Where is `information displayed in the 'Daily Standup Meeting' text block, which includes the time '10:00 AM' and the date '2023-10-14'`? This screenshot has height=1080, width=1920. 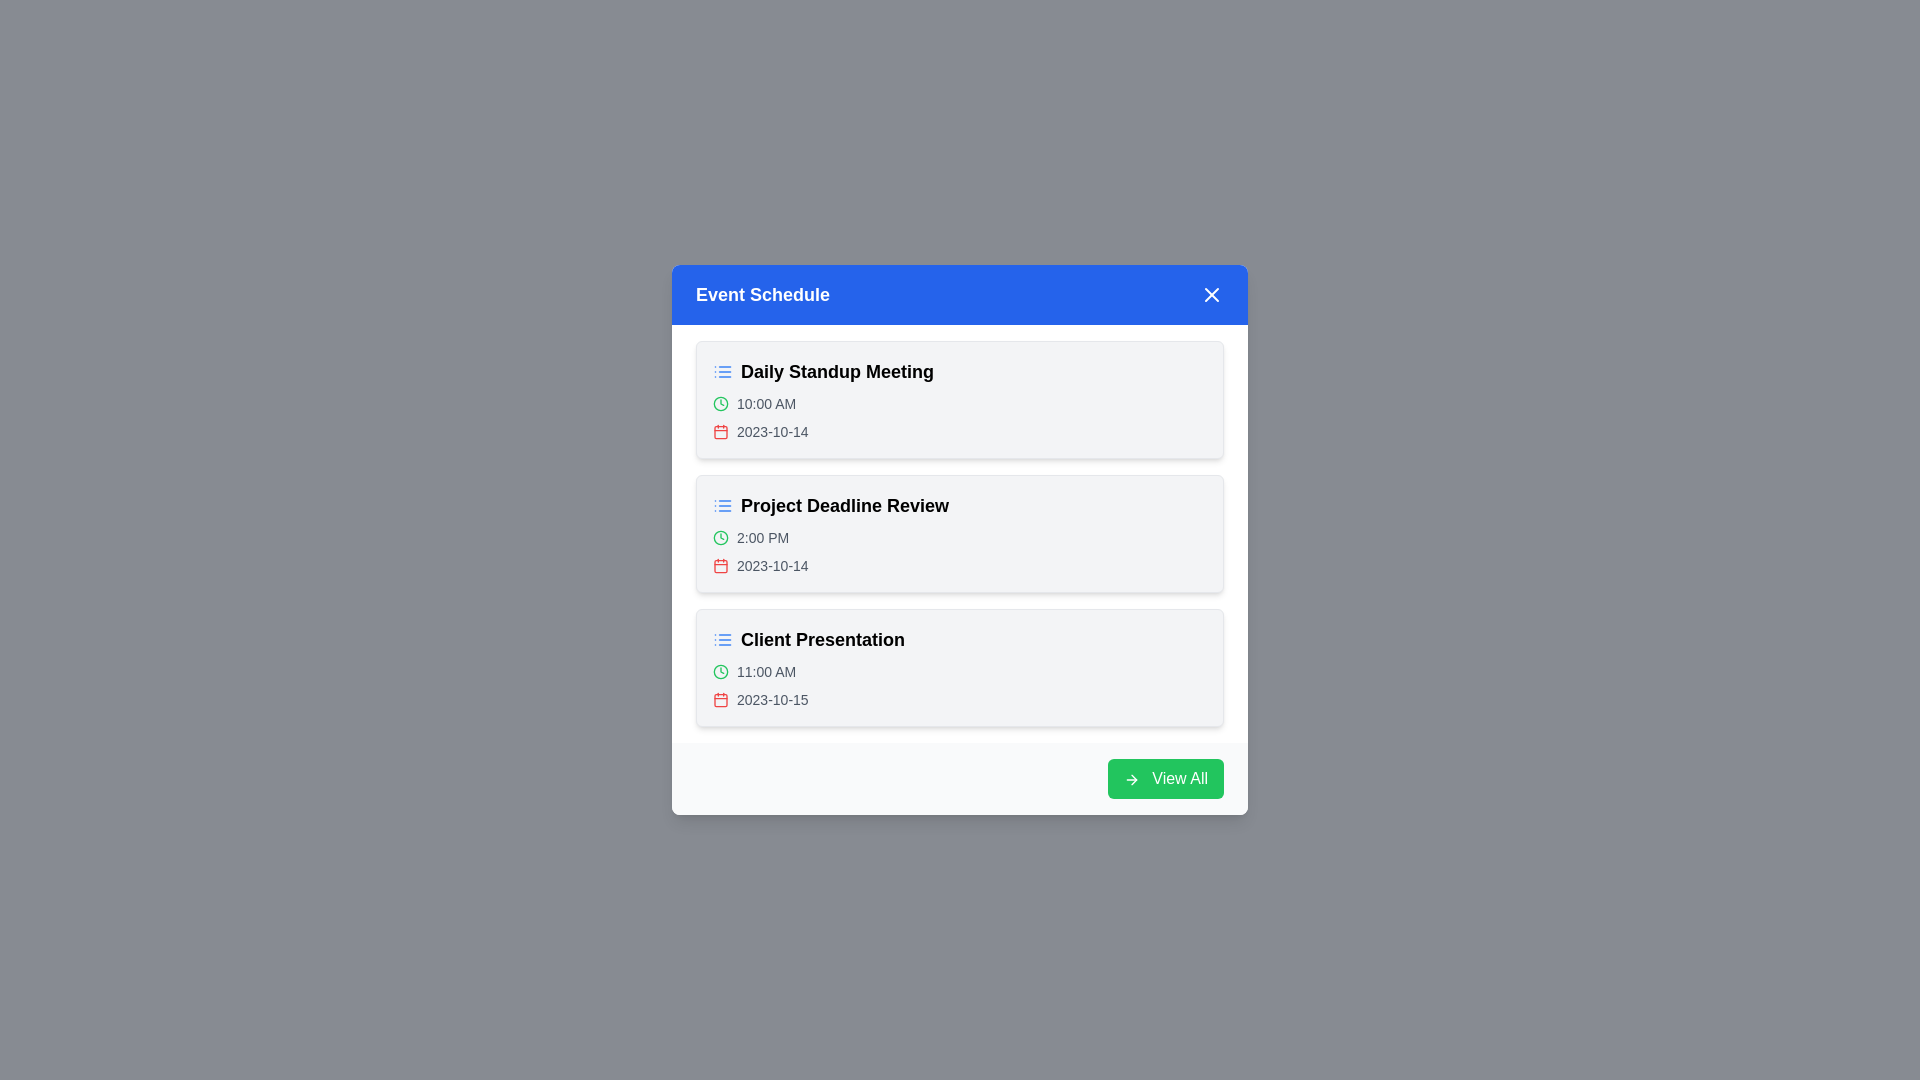 information displayed in the 'Daily Standup Meeting' text block, which includes the time '10:00 AM' and the date '2023-10-14' is located at coordinates (809, 362).